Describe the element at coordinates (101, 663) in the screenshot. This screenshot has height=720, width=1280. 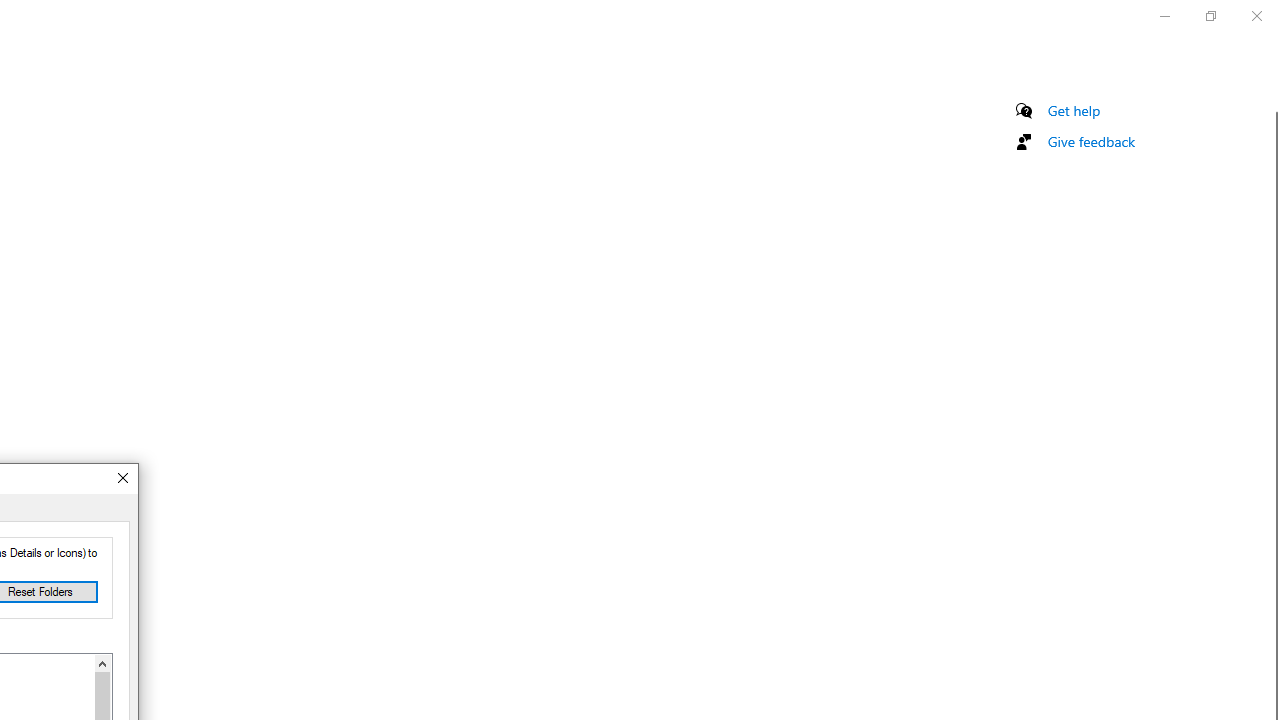
I see `'Line up'` at that location.